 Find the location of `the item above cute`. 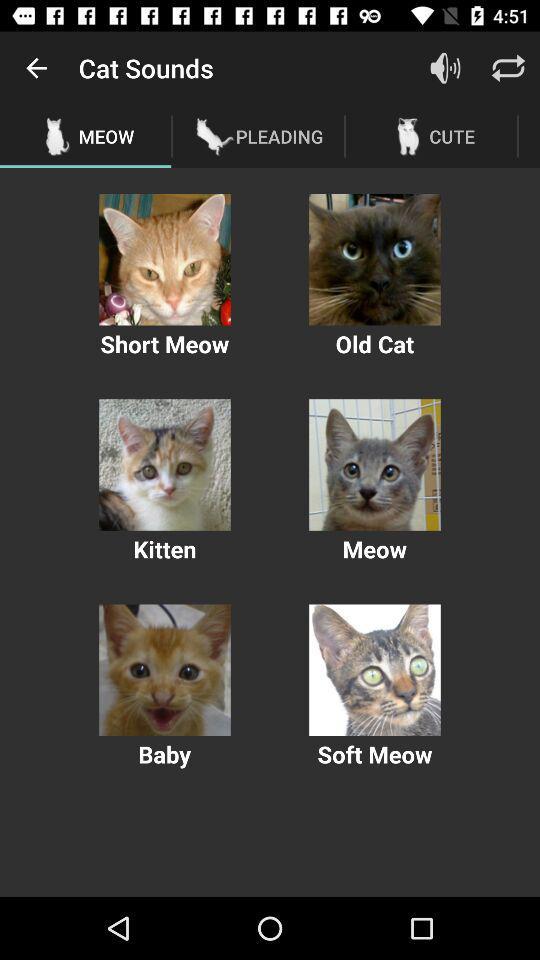

the item above cute is located at coordinates (508, 68).